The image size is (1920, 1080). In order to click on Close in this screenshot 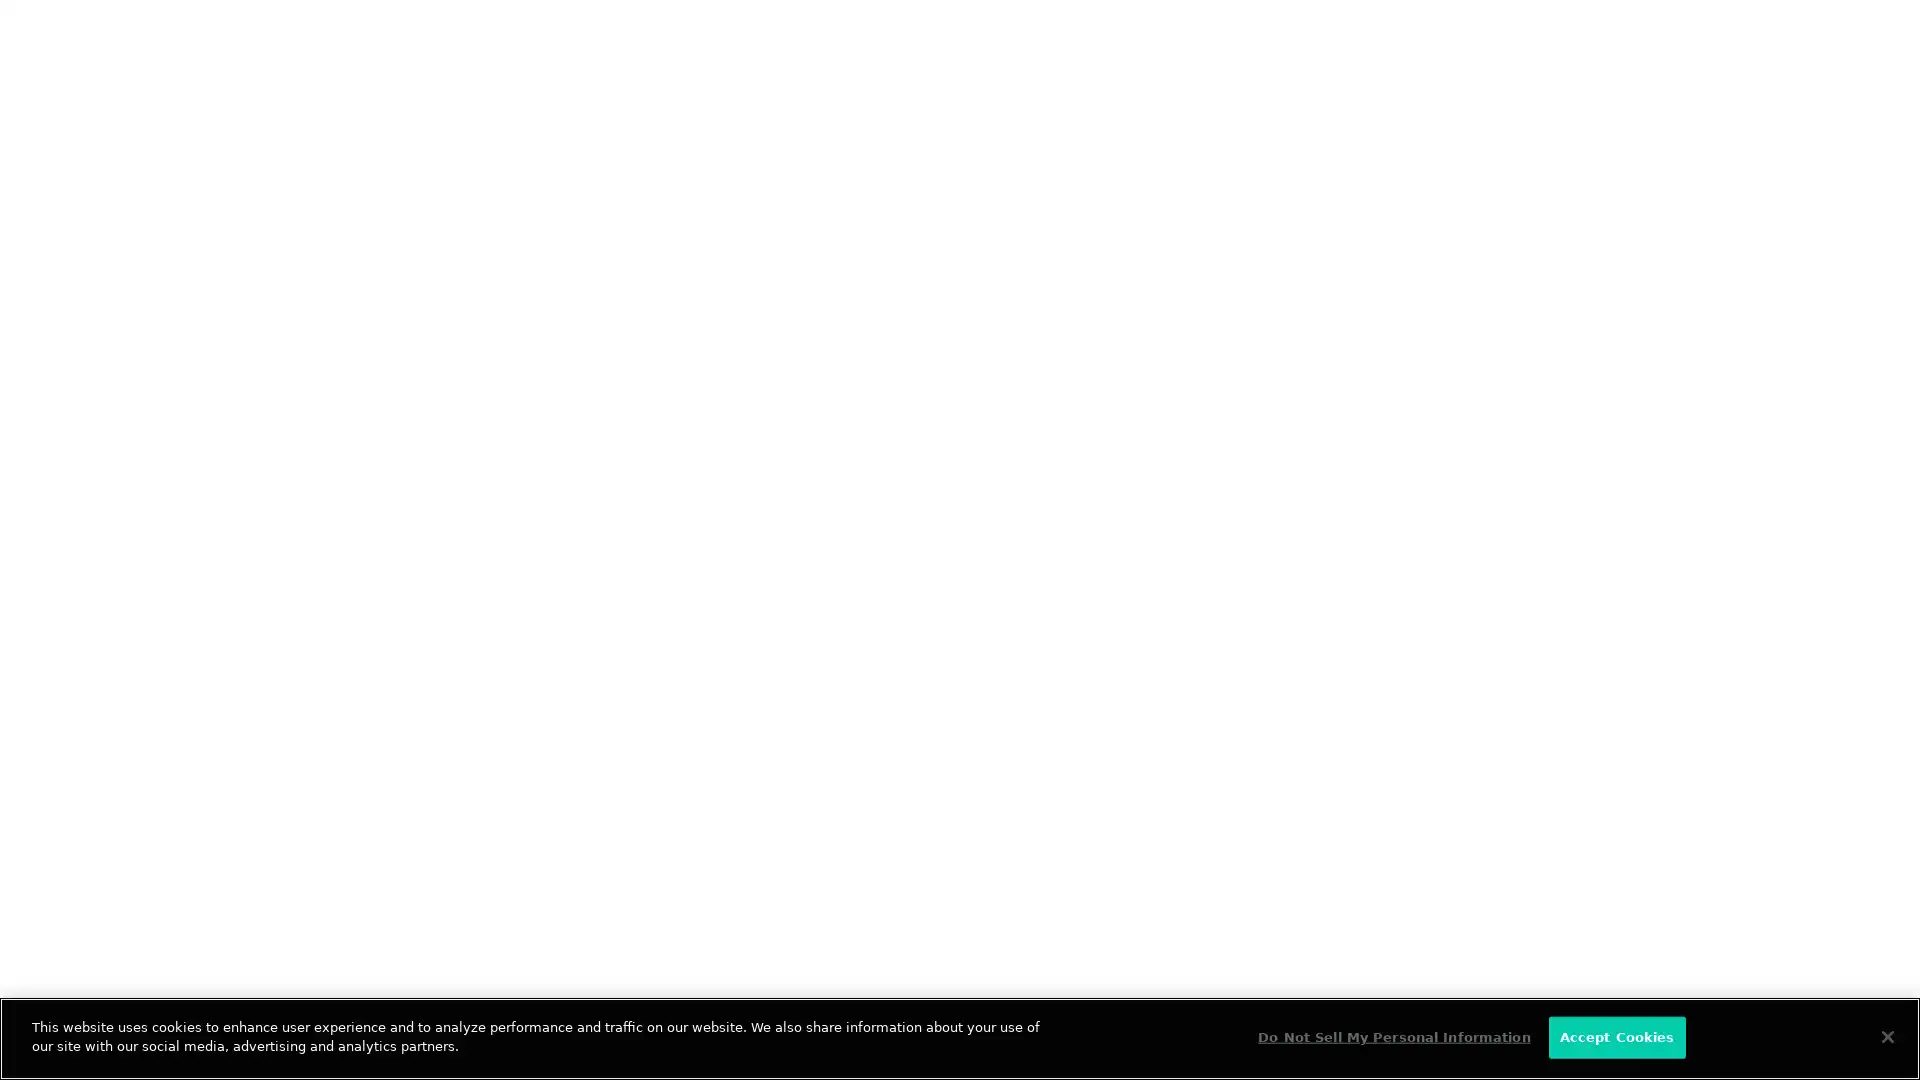, I will do `click(1886, 1035)`.